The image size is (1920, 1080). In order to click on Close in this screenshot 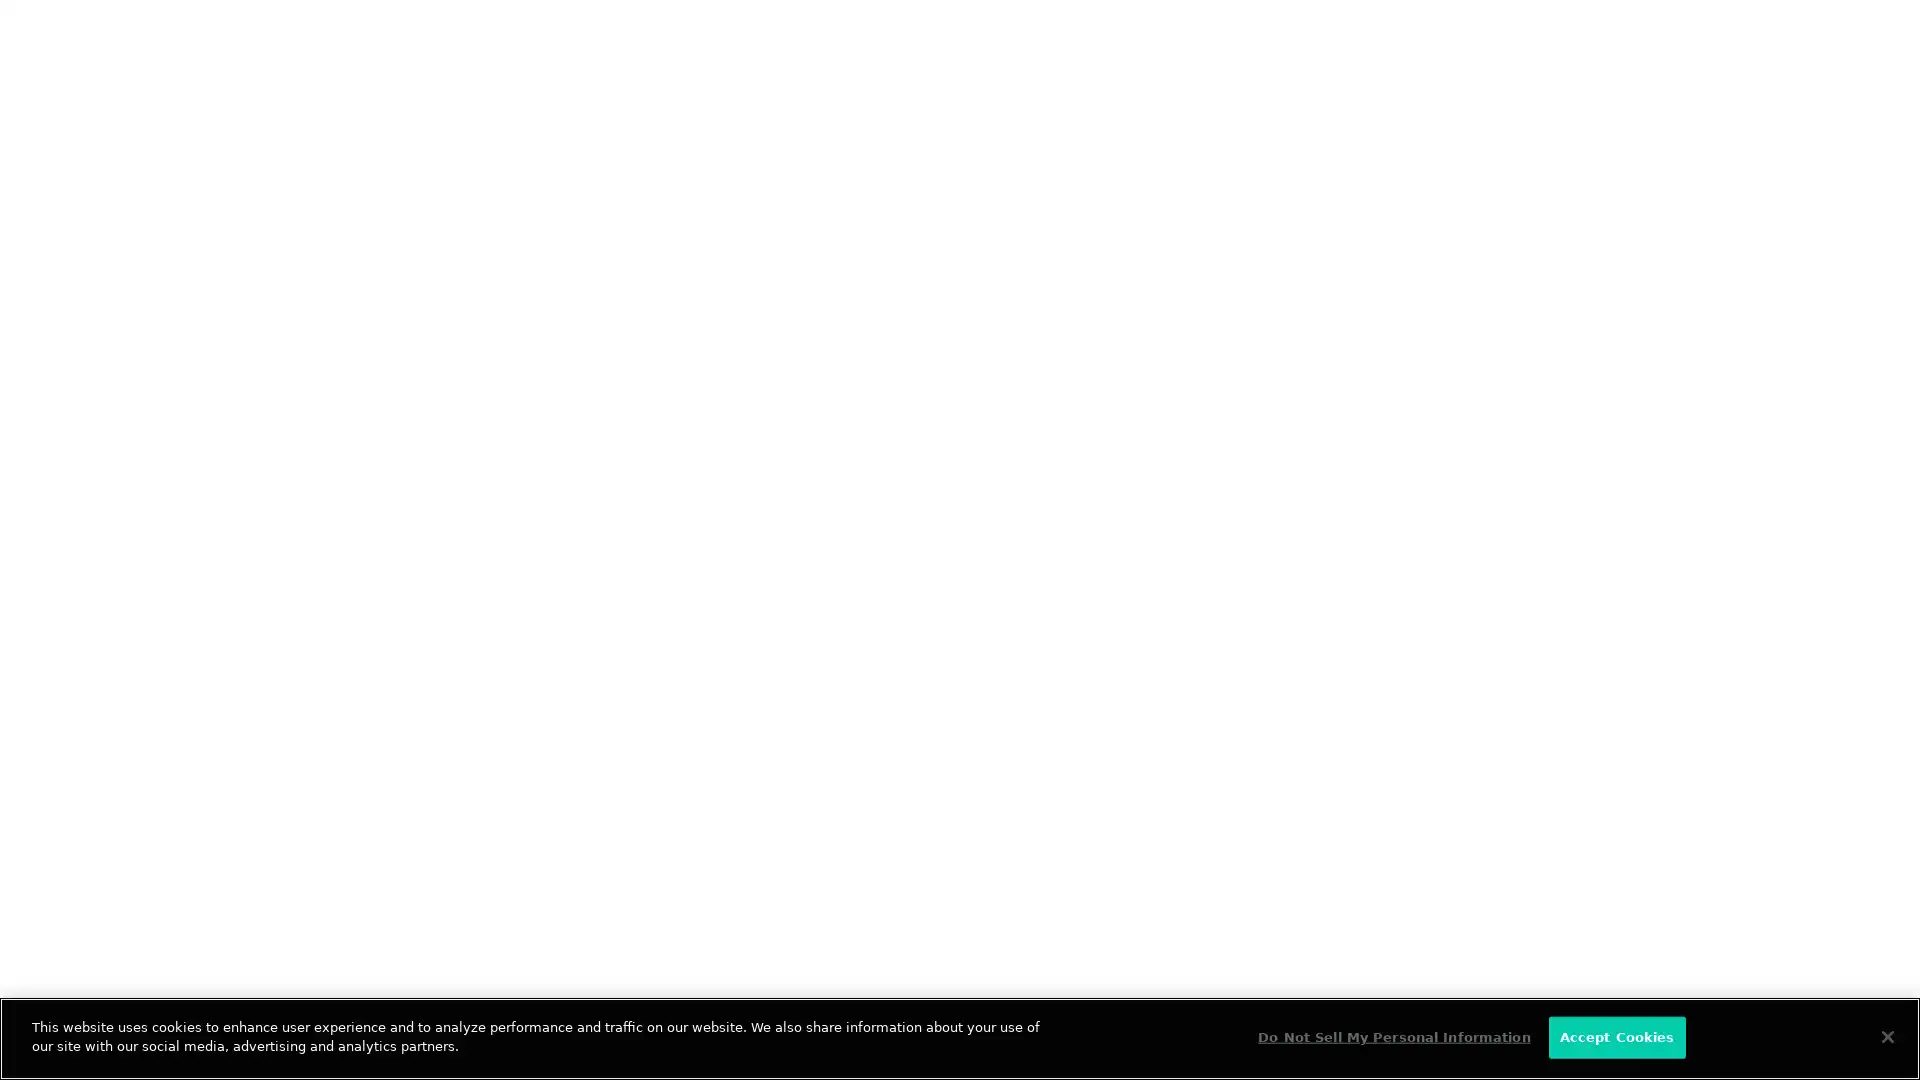, I will do `click(1886, 1035)`.